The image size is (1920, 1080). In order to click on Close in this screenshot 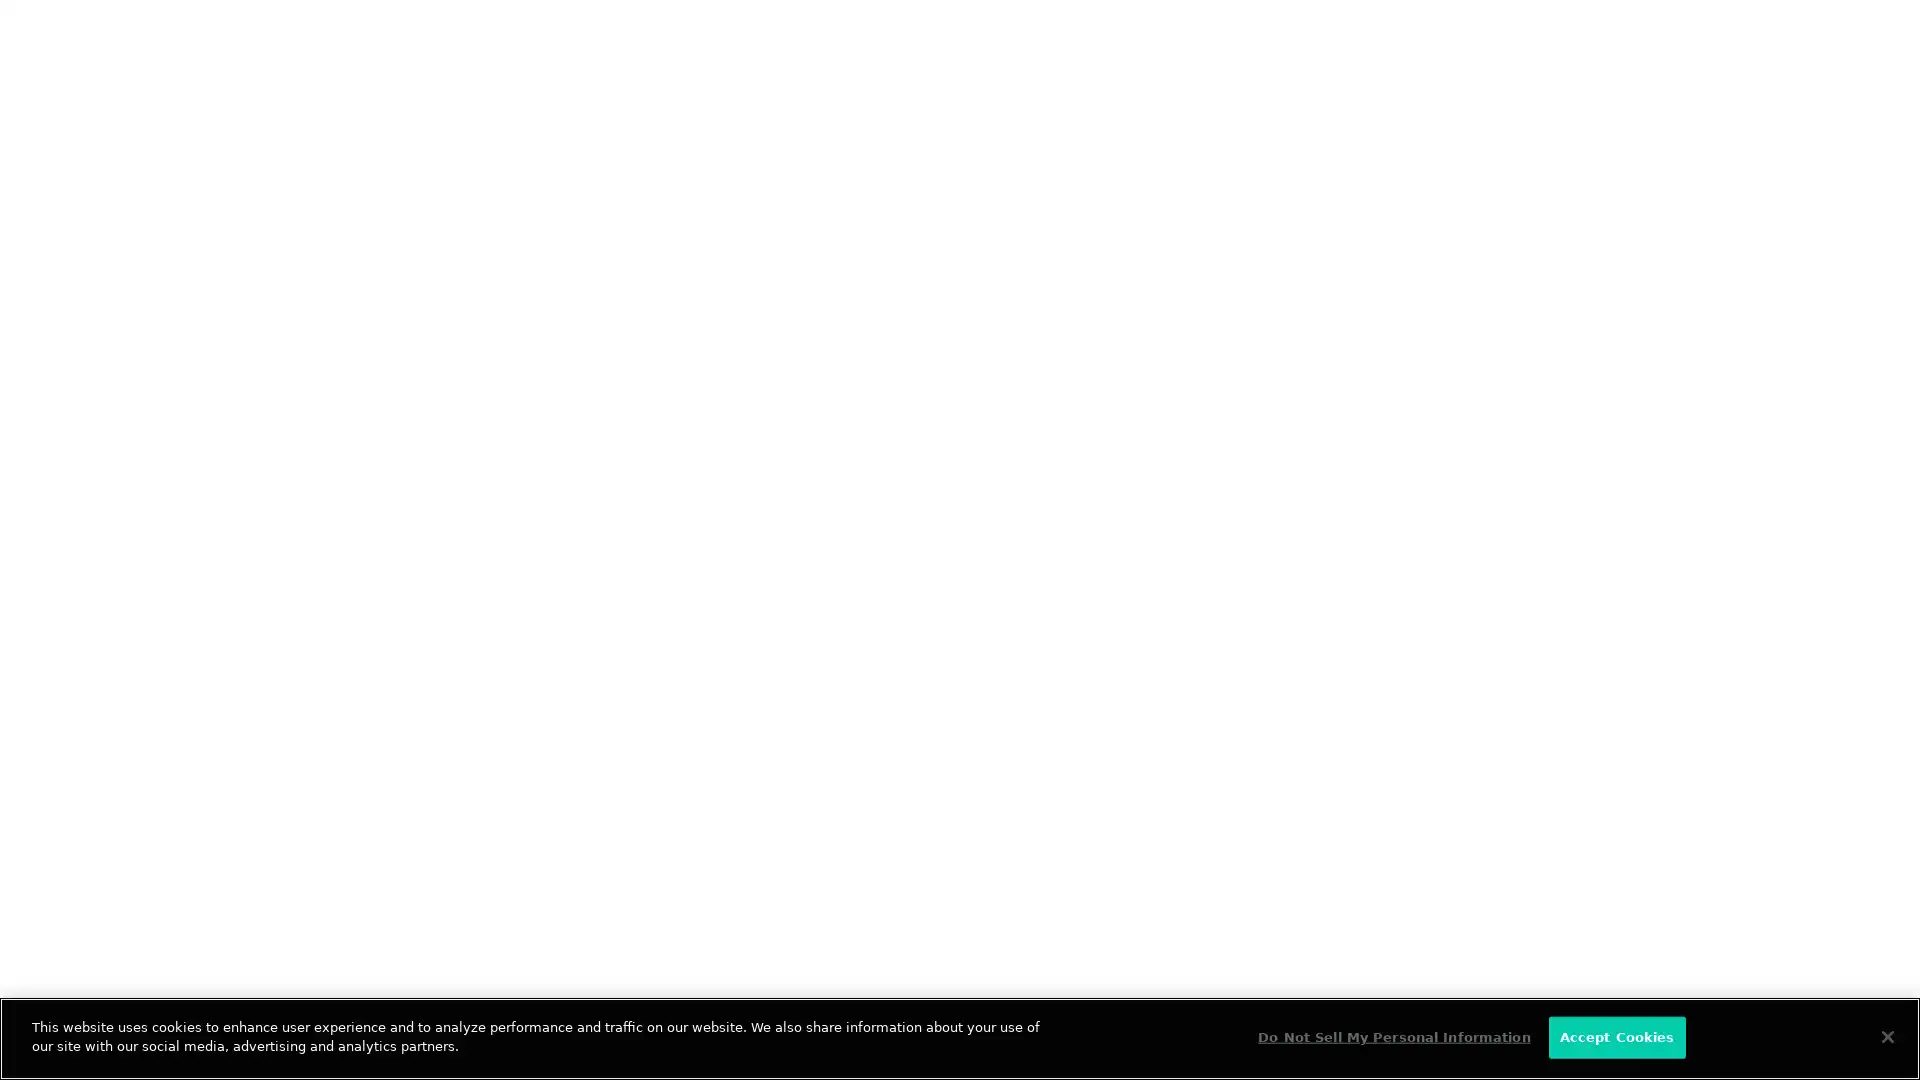, I will do `click(1886, 1035)`.